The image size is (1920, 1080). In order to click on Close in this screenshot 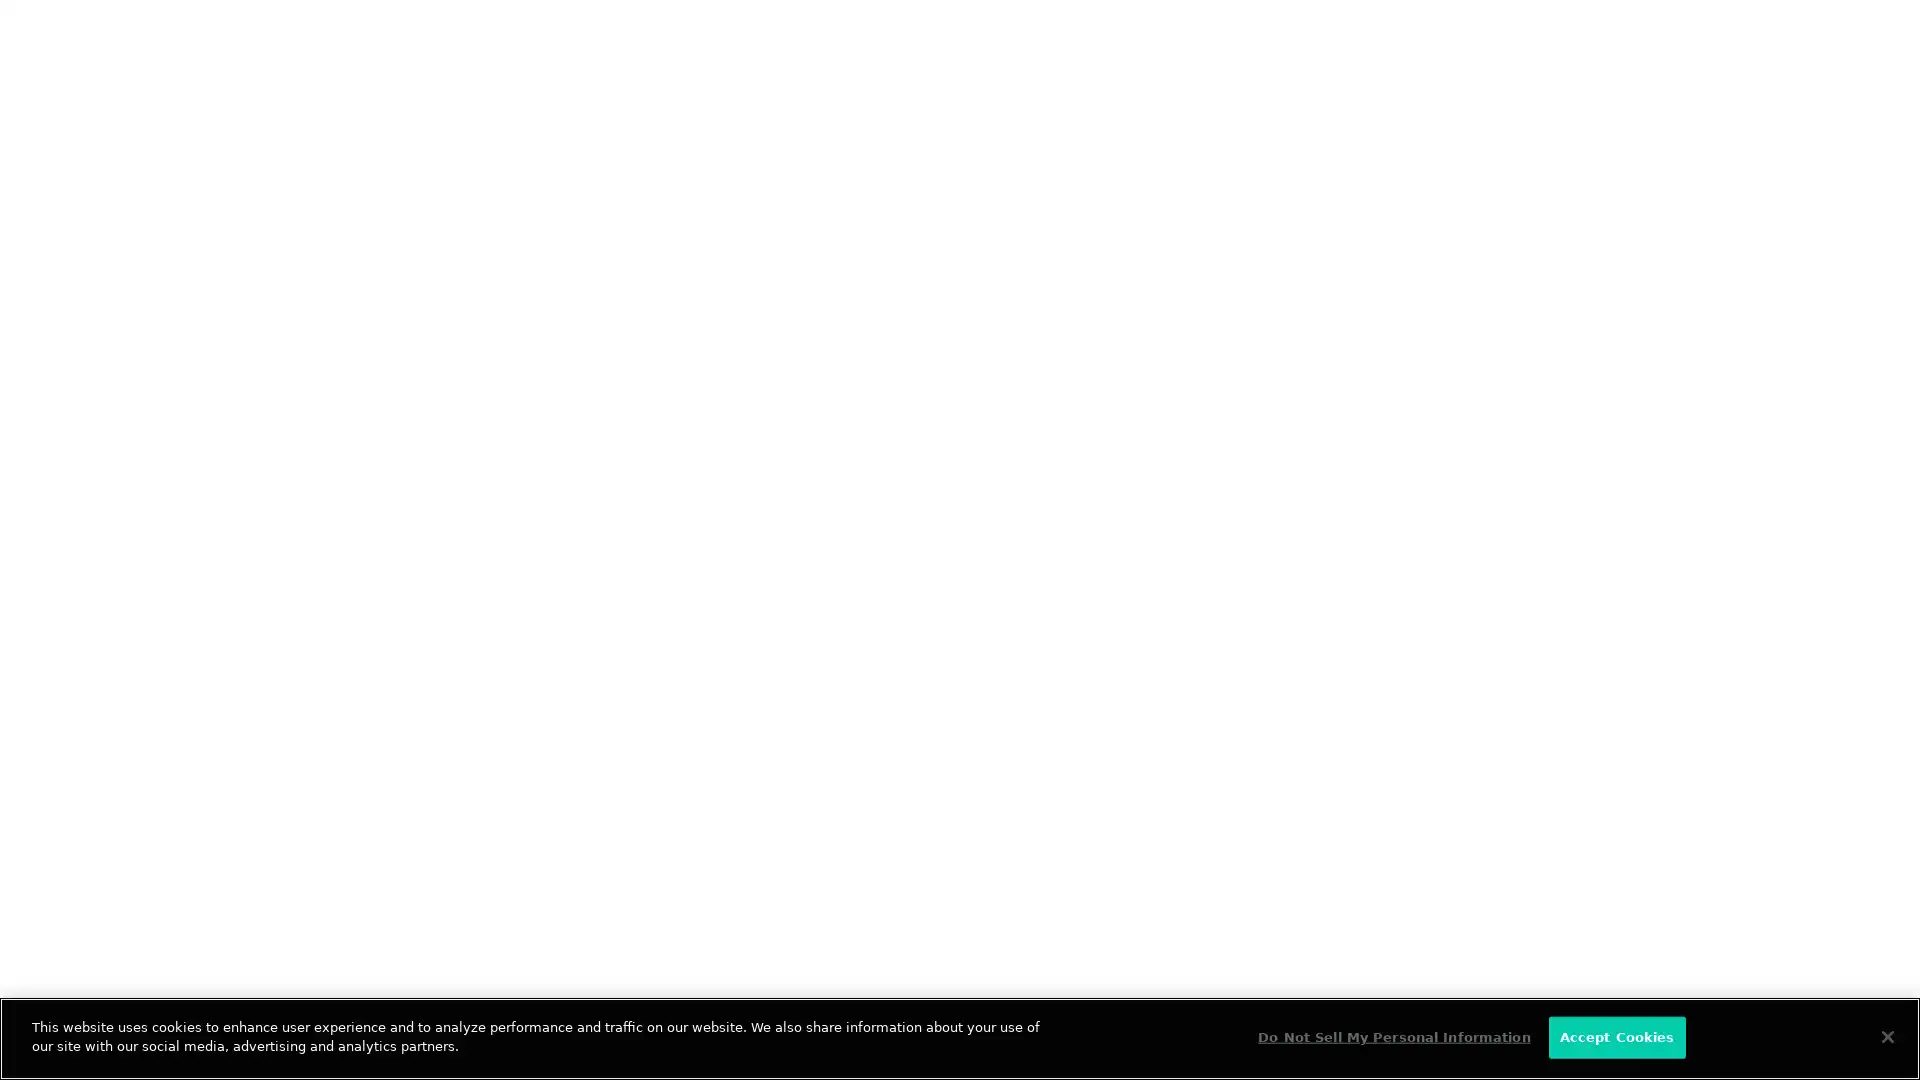, I will do `click(1886, 1035)`.